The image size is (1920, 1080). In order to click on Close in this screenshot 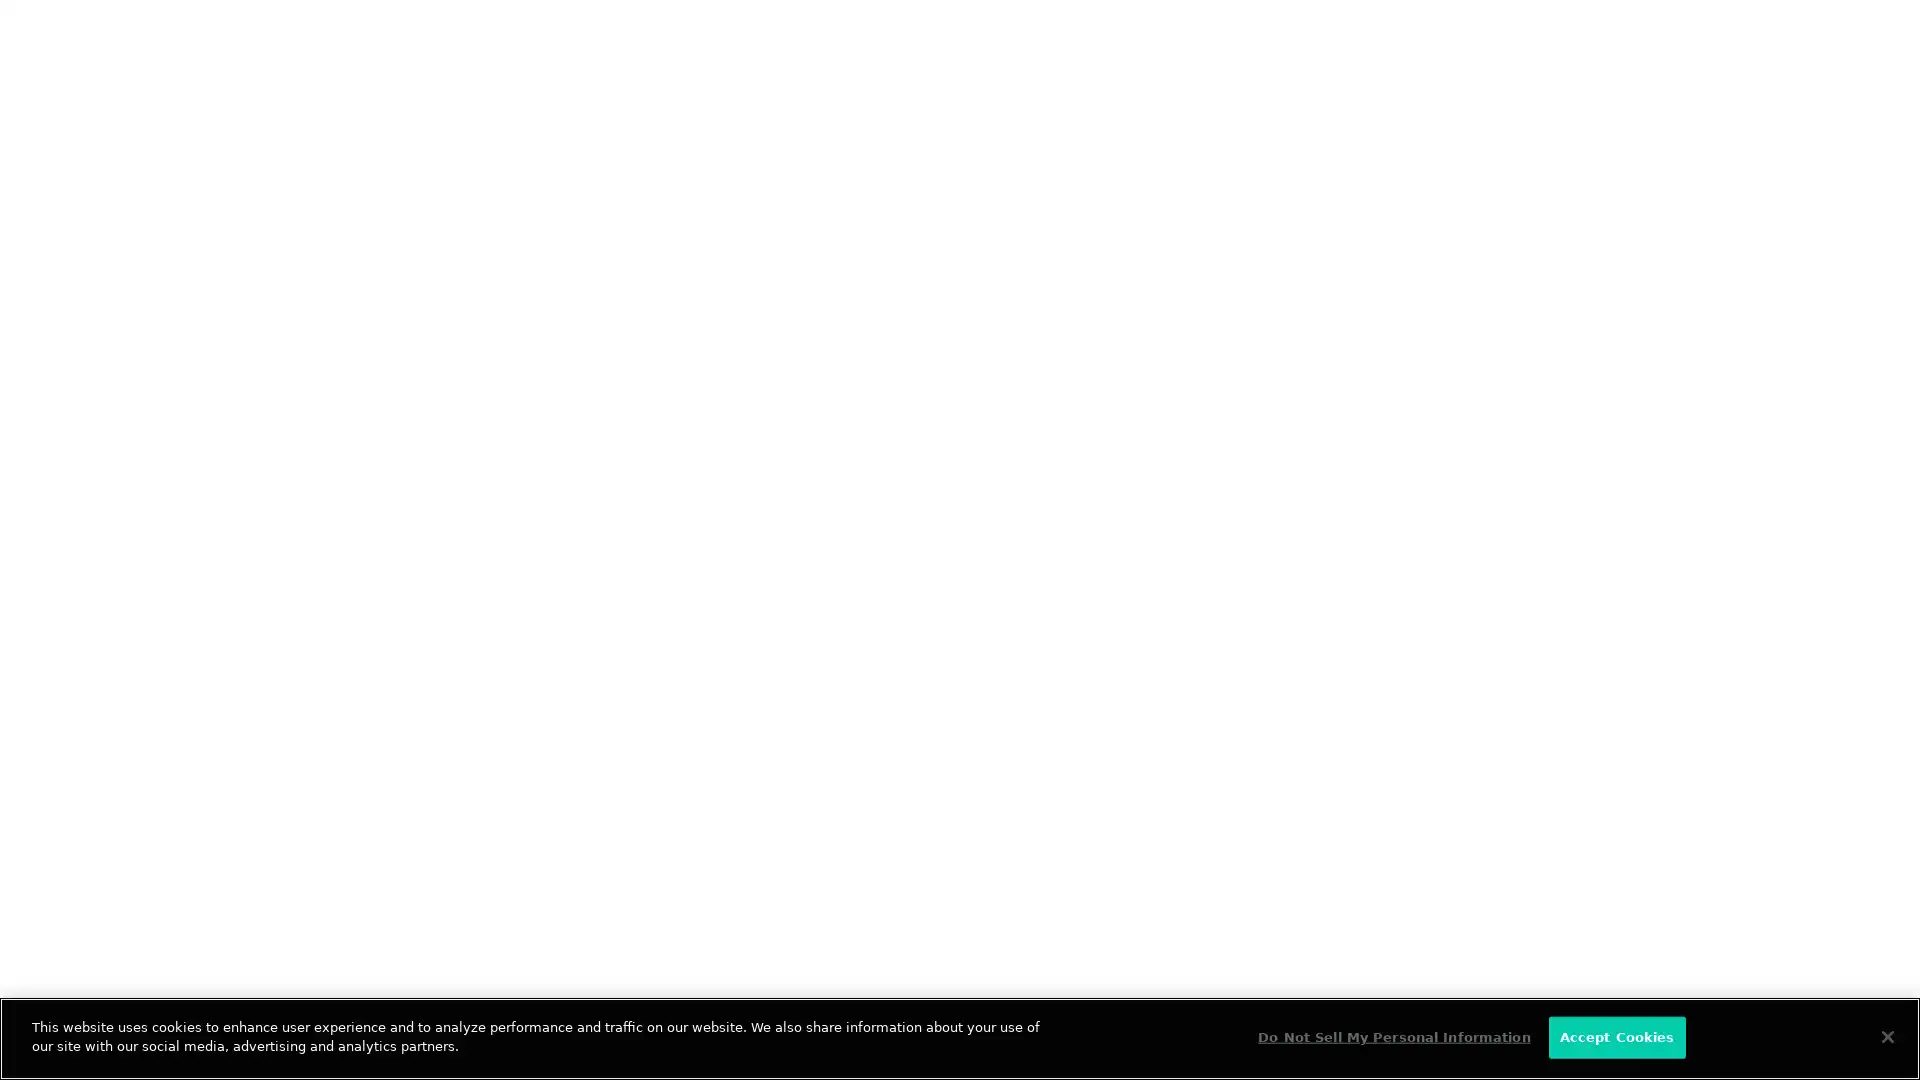, I will do `click(1886, 1035)`.